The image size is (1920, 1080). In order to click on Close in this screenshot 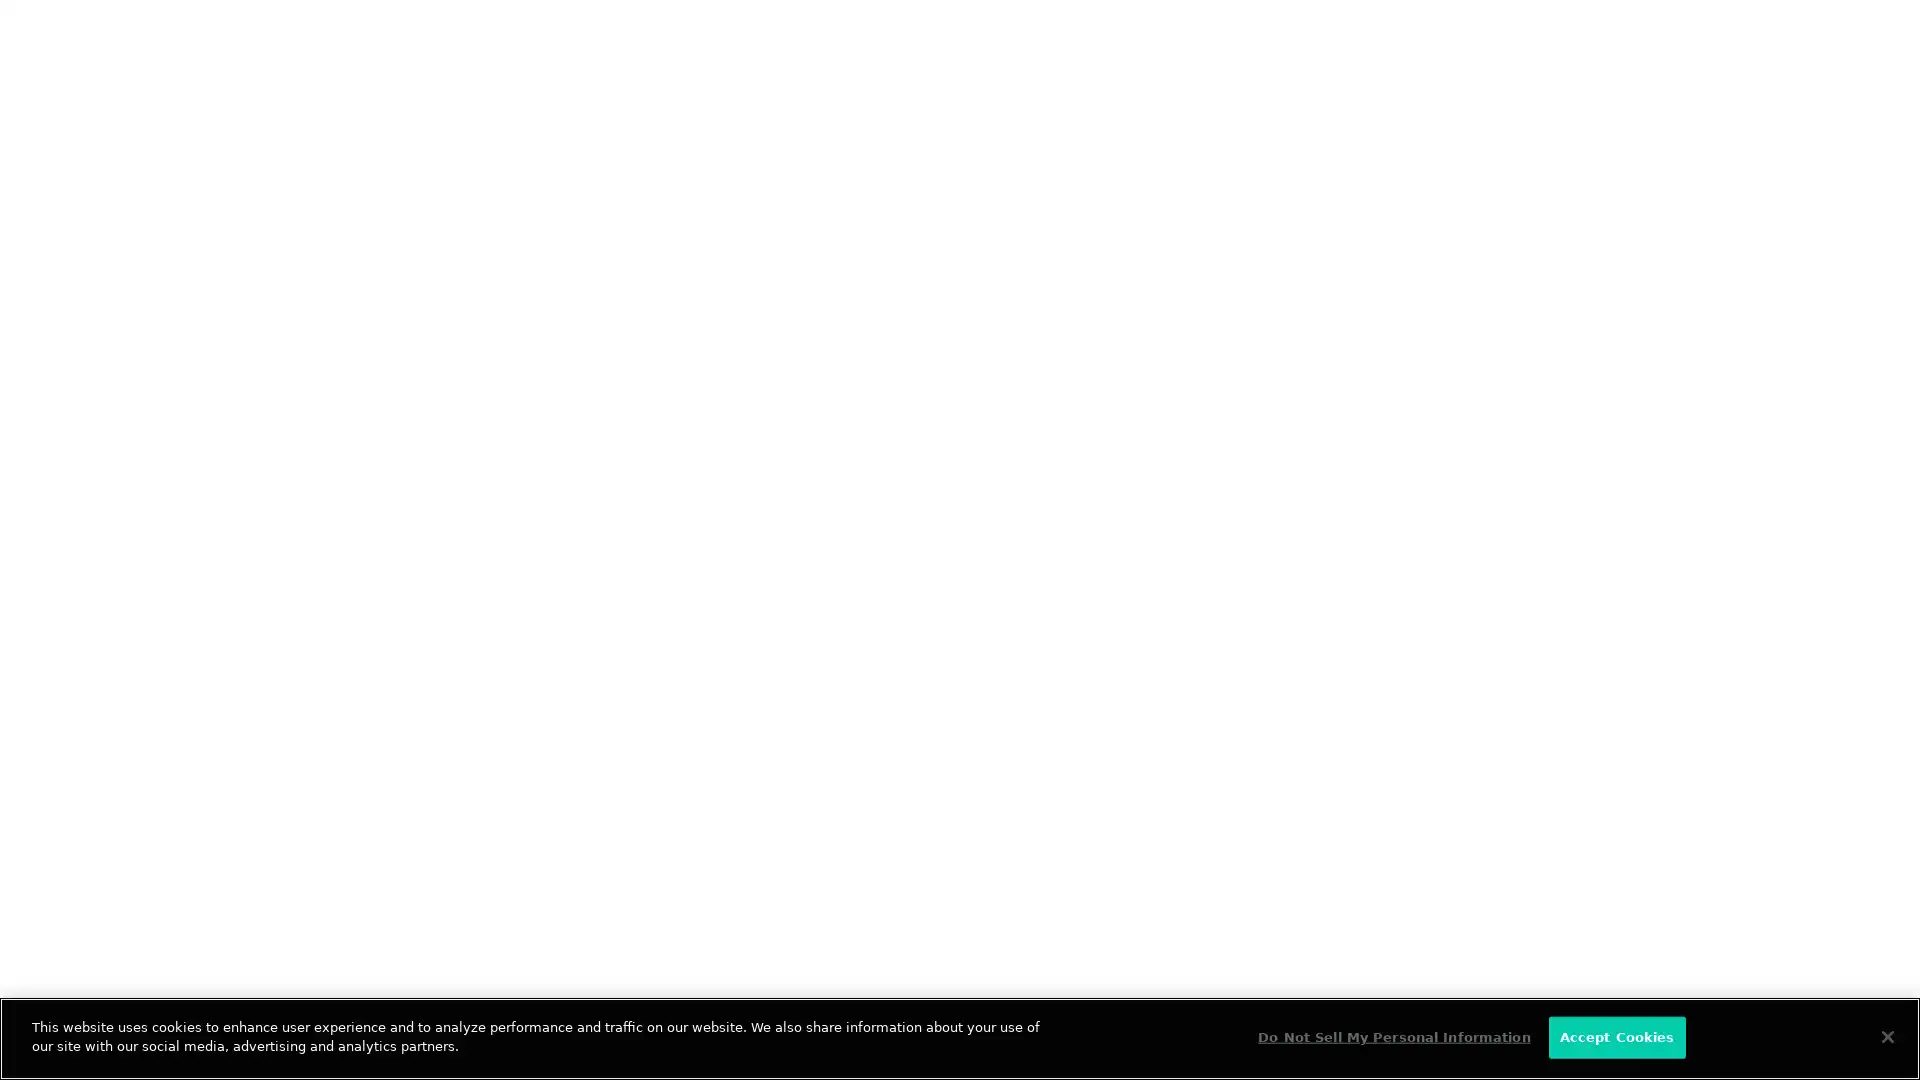, I will do `click(1886, 1035)`.